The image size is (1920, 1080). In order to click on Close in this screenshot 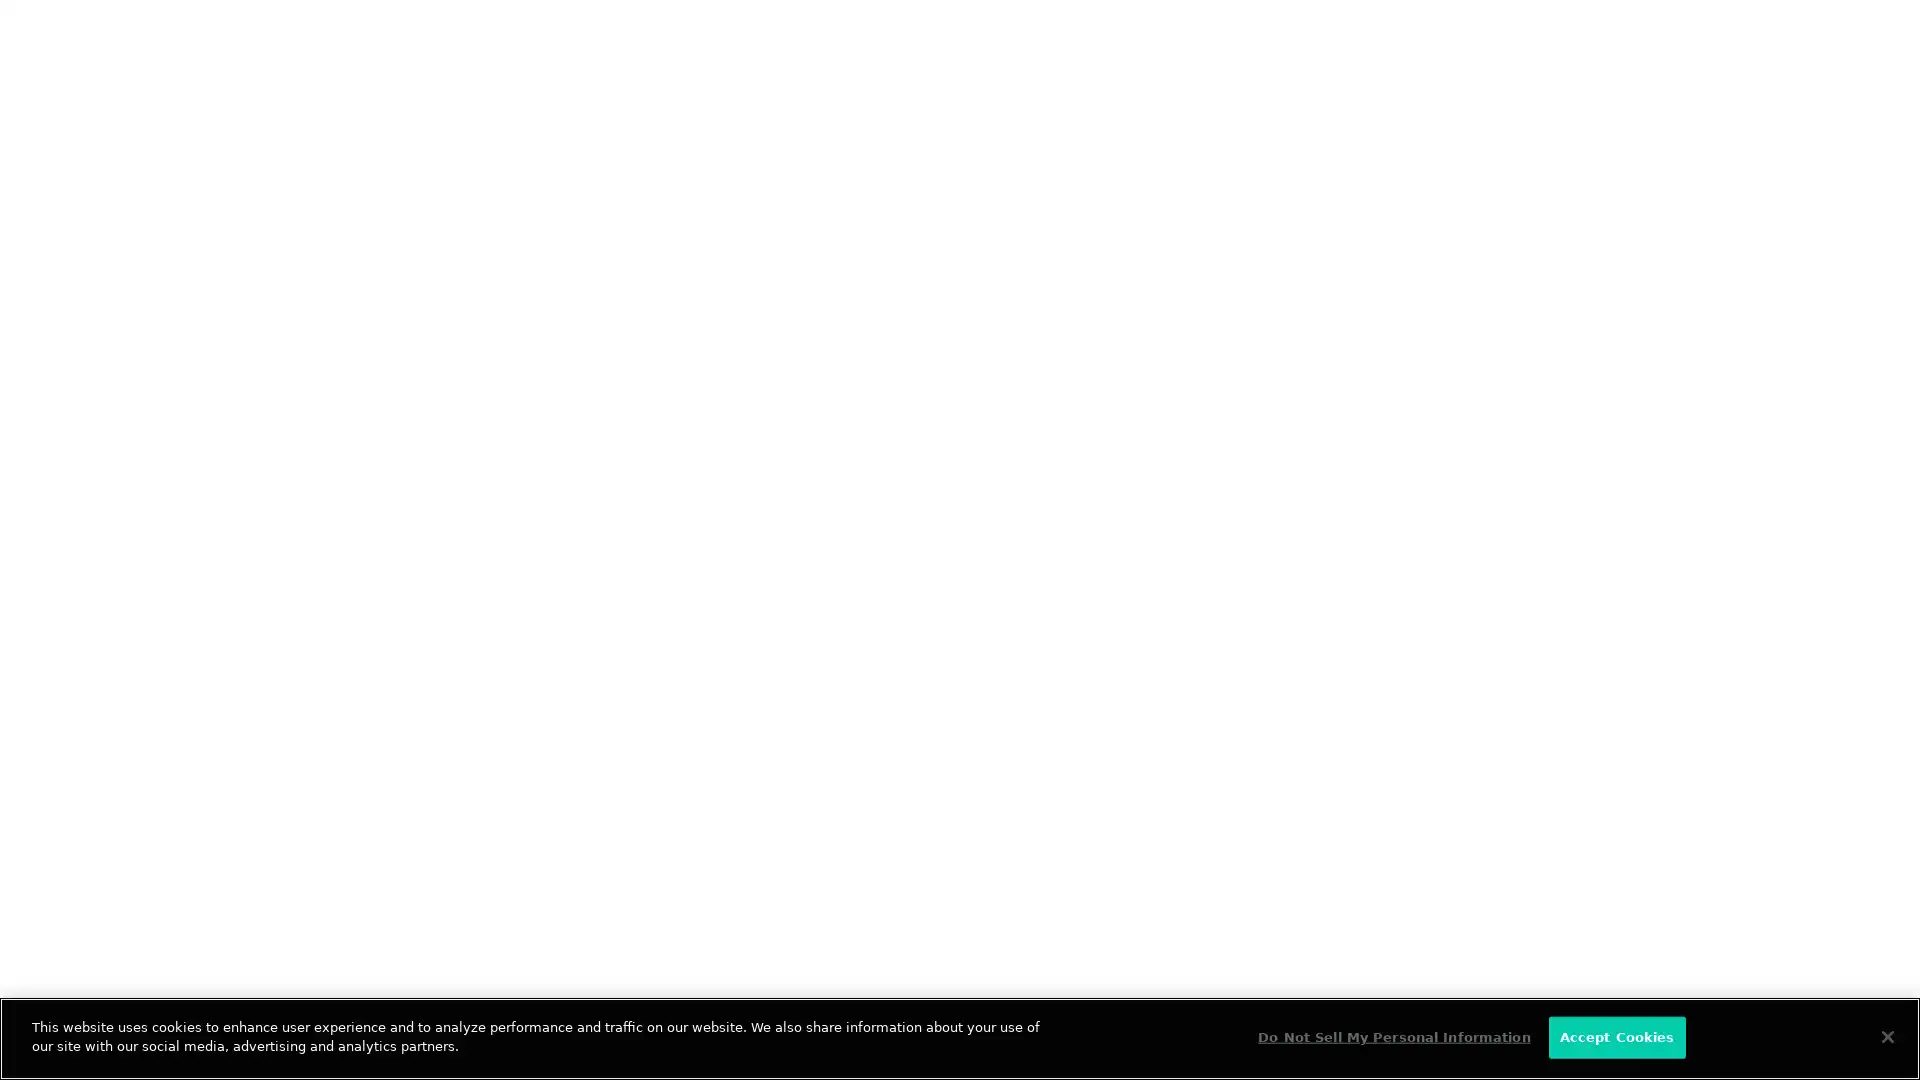, I will do `click(1886, 1035)`.